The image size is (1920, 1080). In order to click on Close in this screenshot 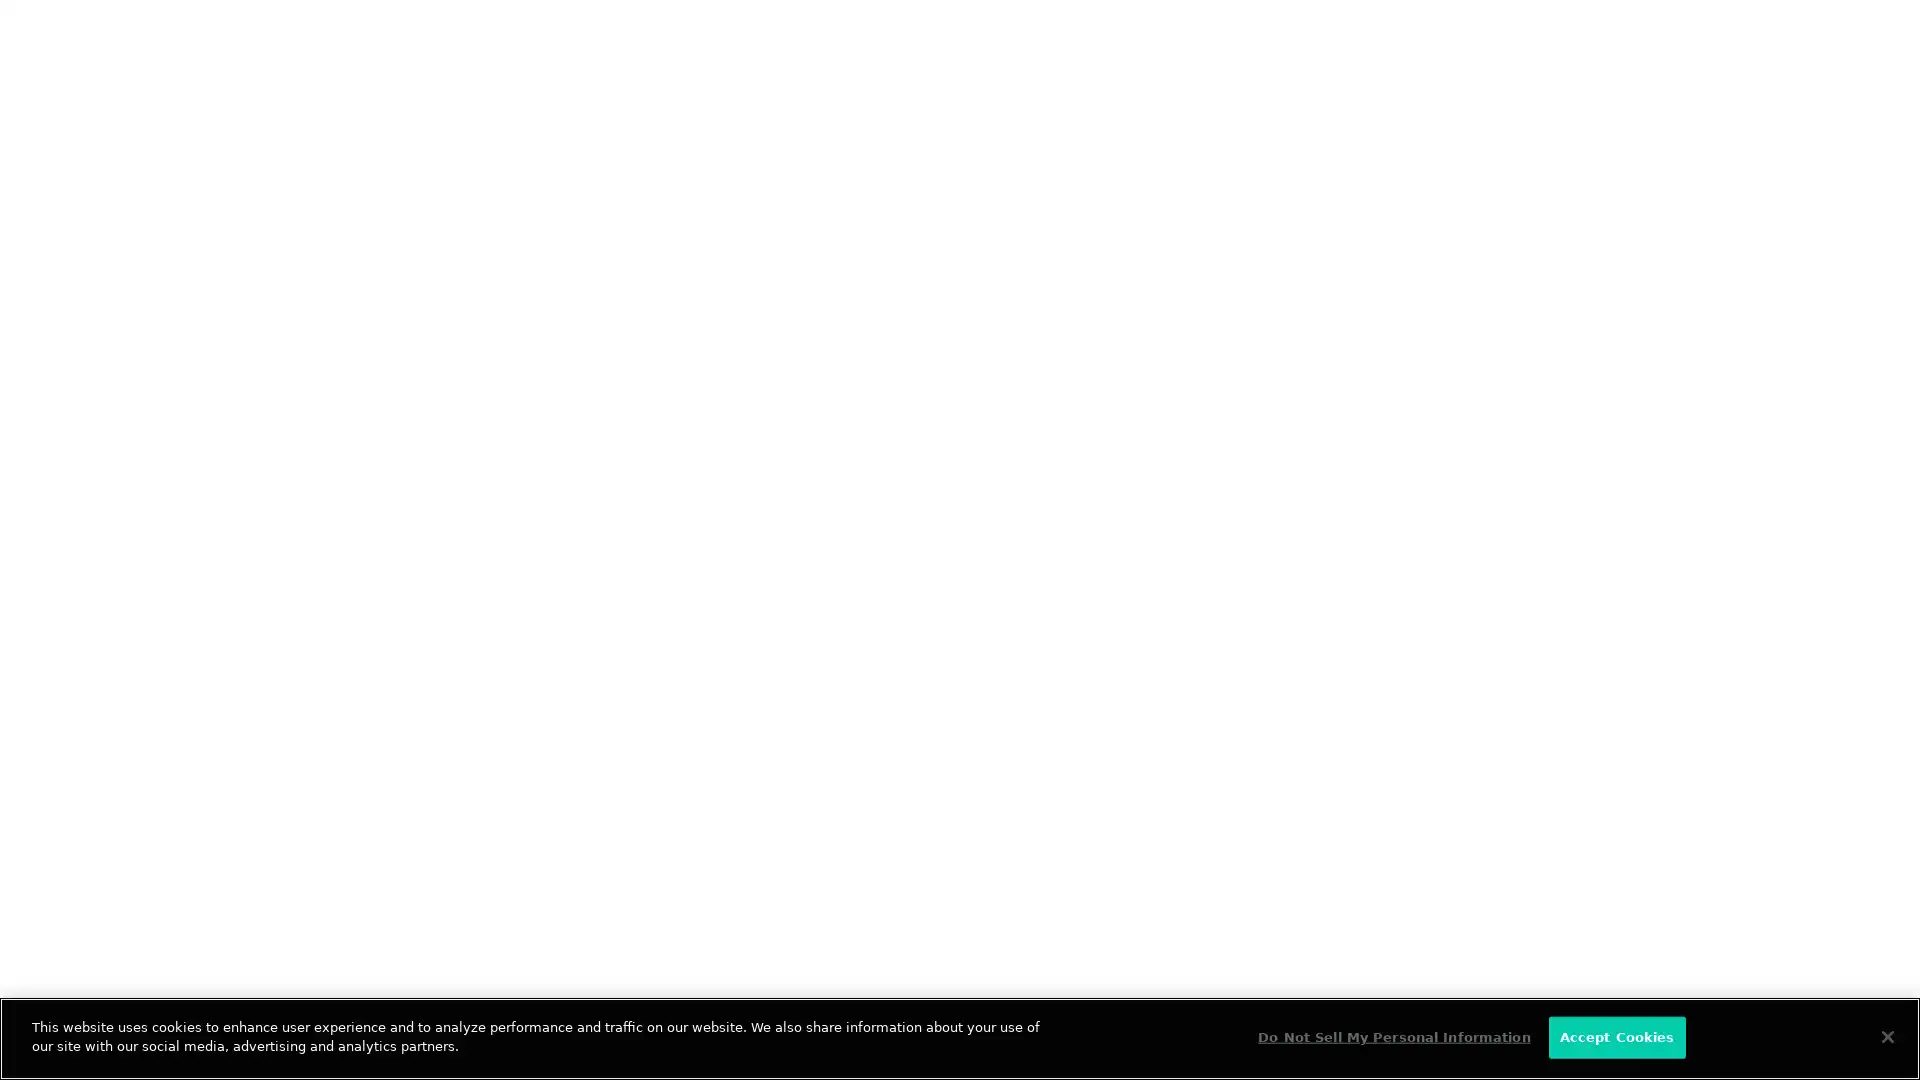, I will do `click(1886, 1035)`.